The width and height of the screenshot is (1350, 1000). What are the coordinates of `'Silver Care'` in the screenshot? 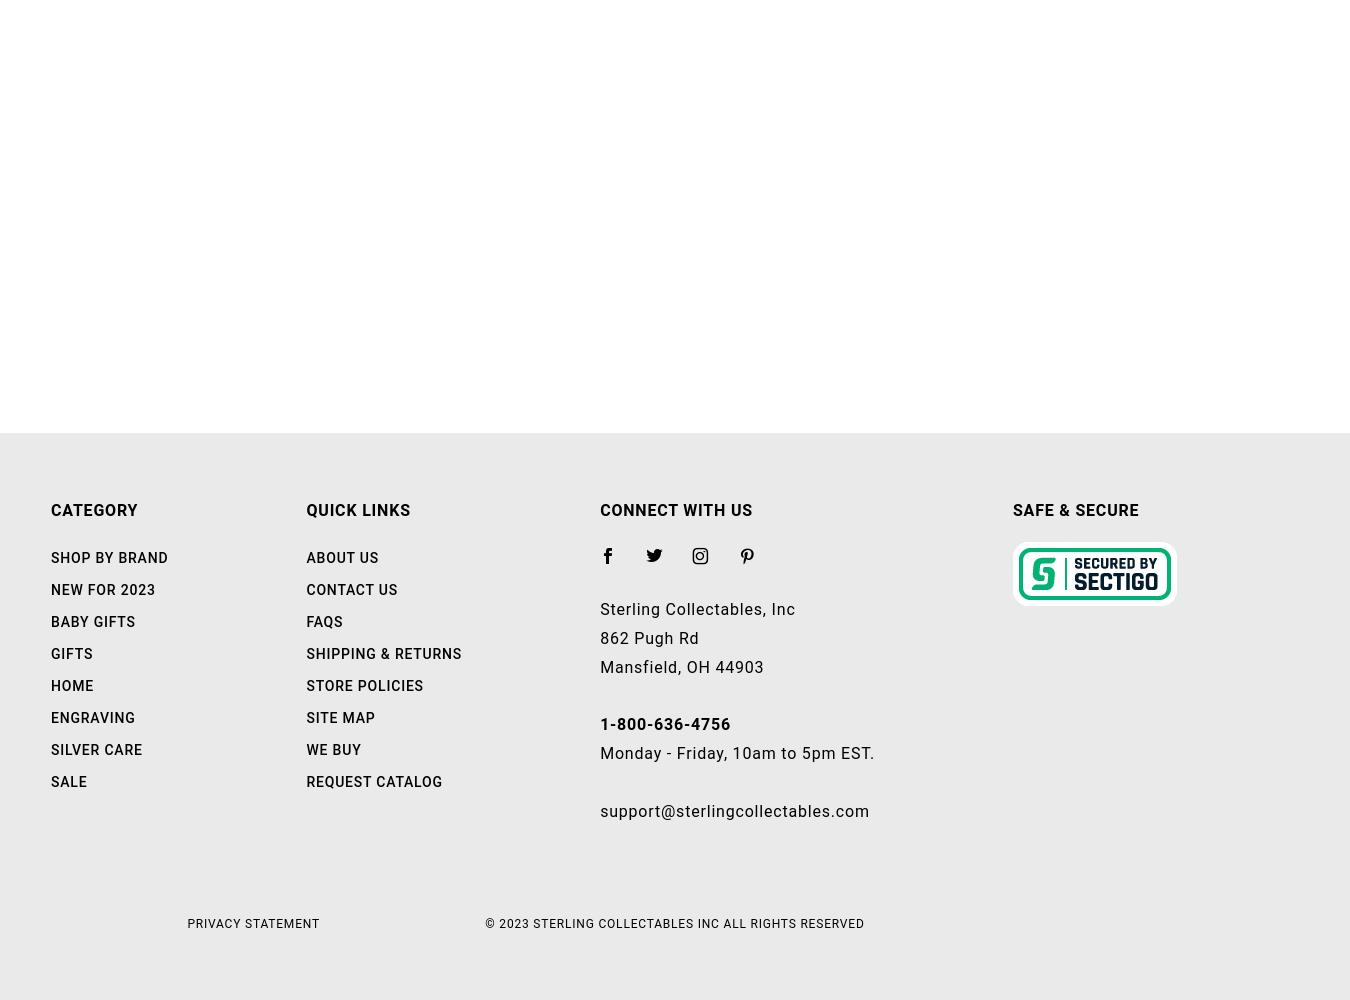 It's located at (95, 750).